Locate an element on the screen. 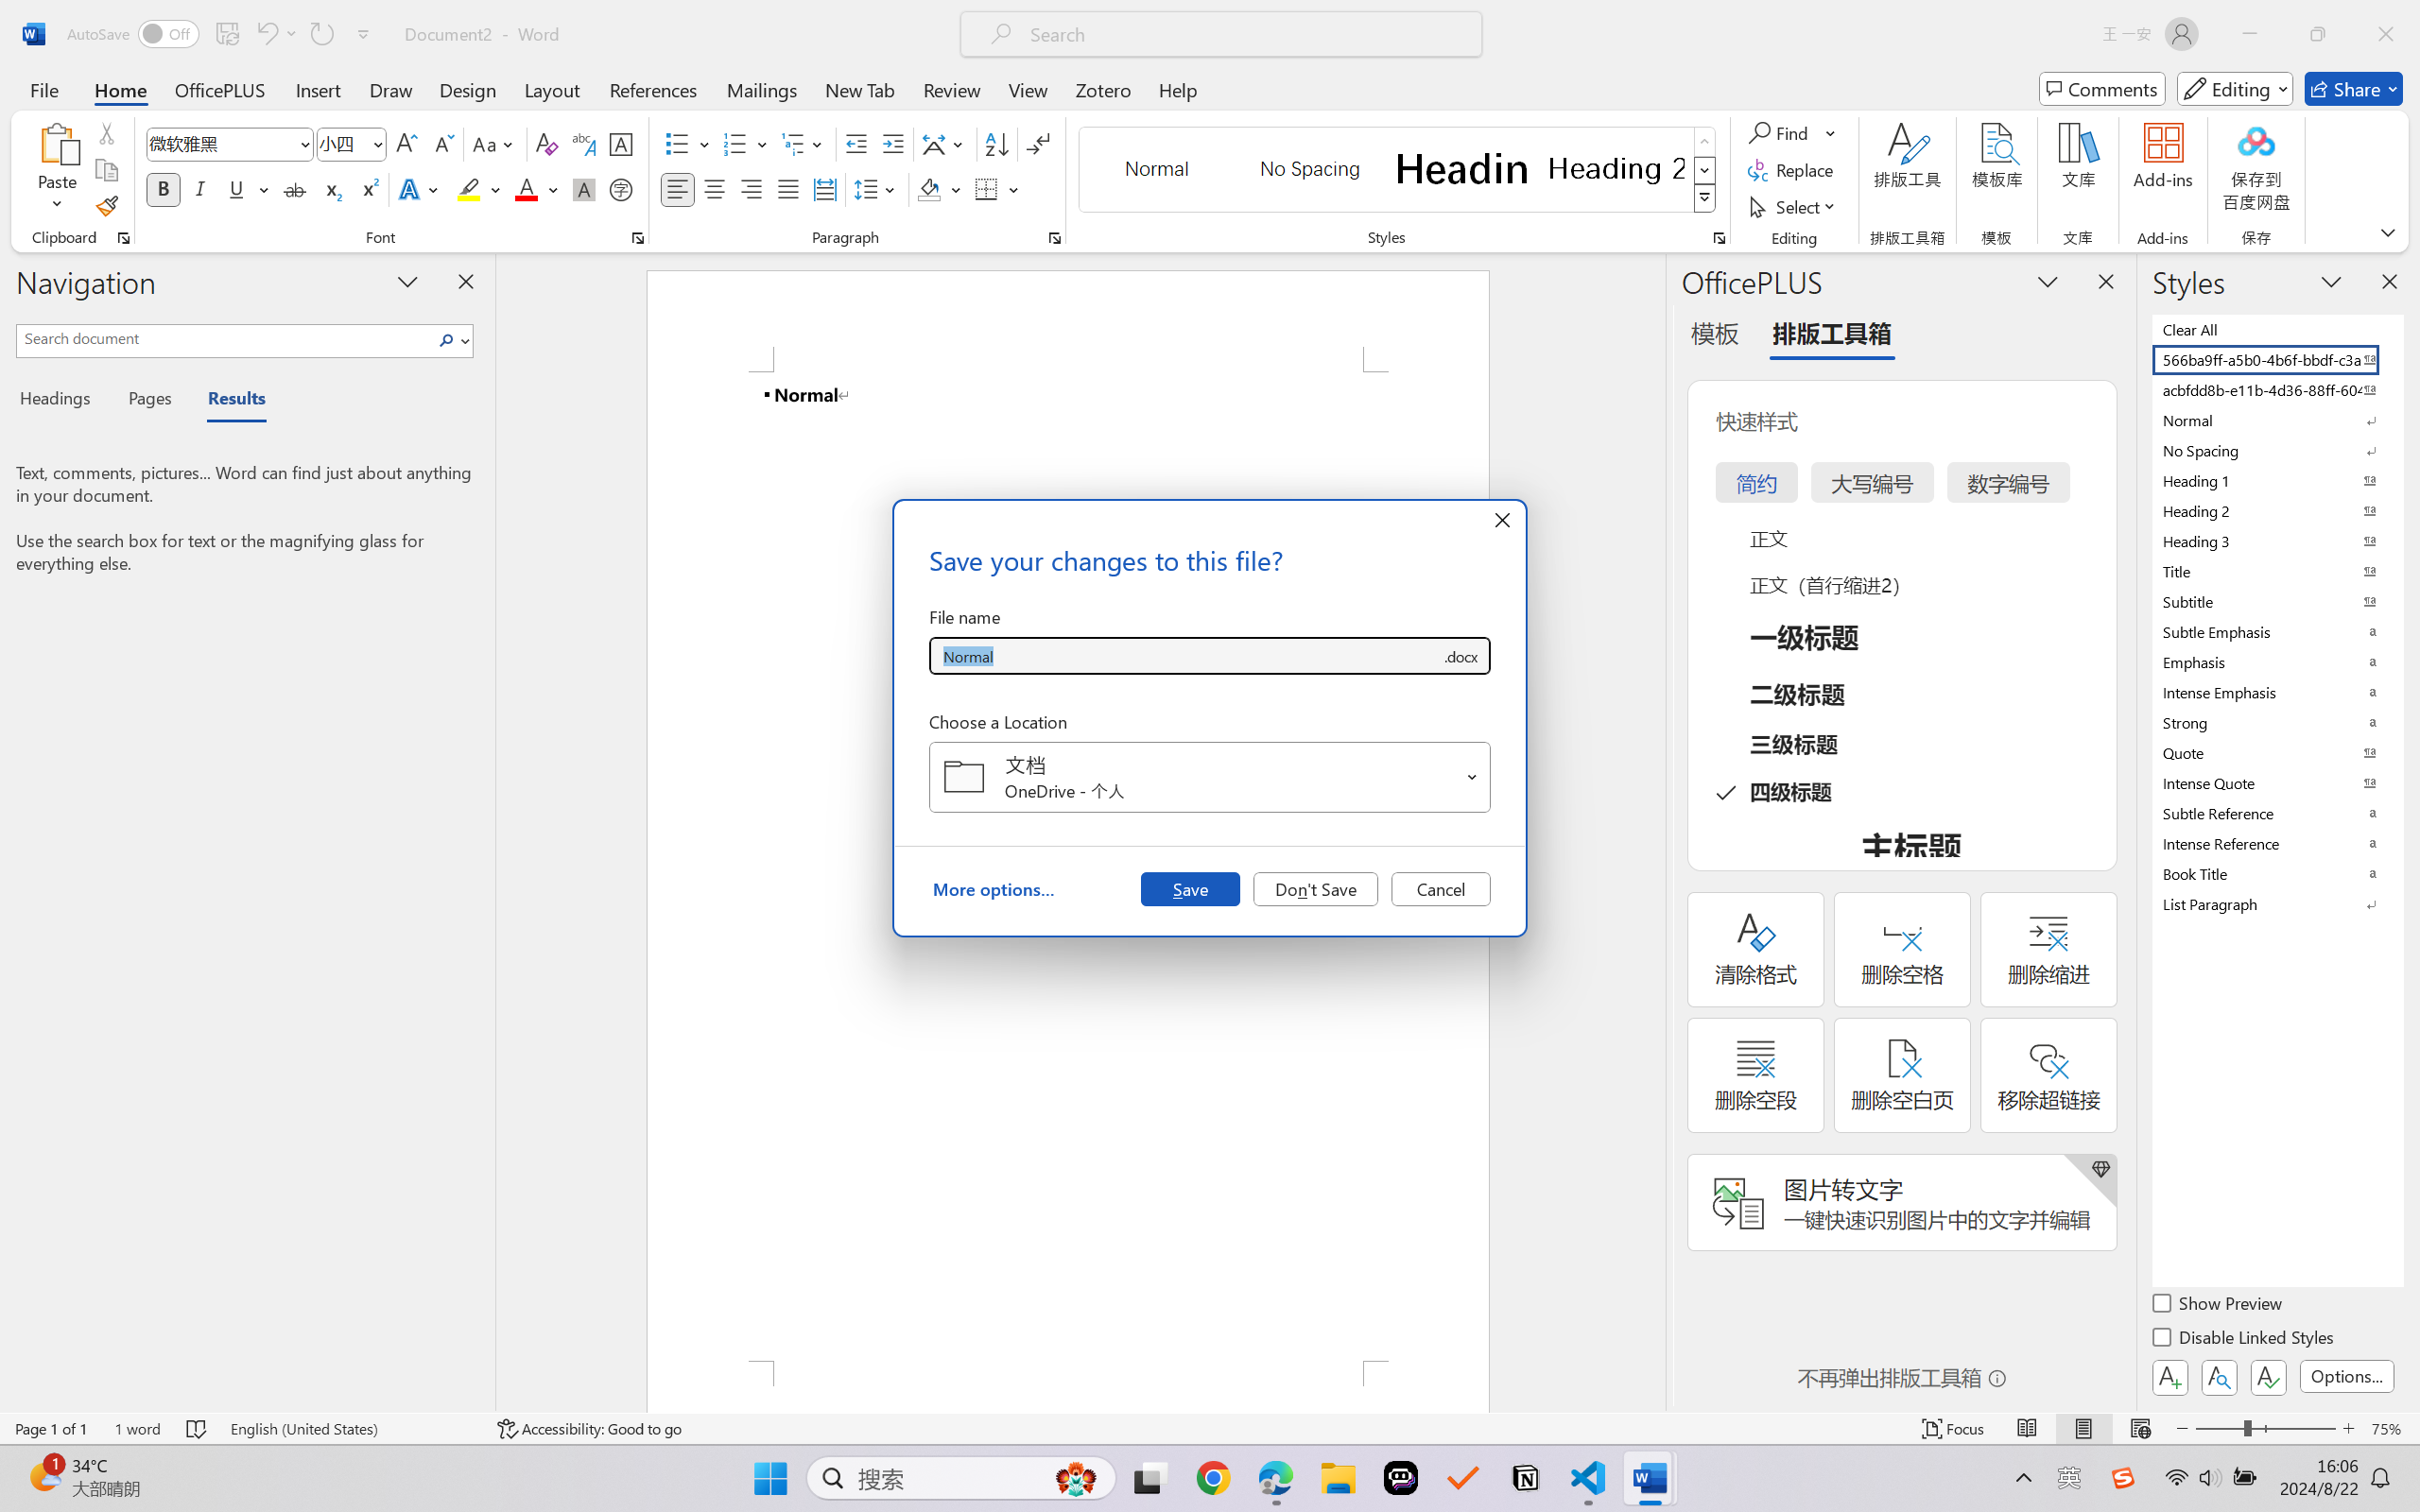 The height and width of the screenshot is (1512, 2420). 'Office Clipboard...' is located at coordinates (122, 237).